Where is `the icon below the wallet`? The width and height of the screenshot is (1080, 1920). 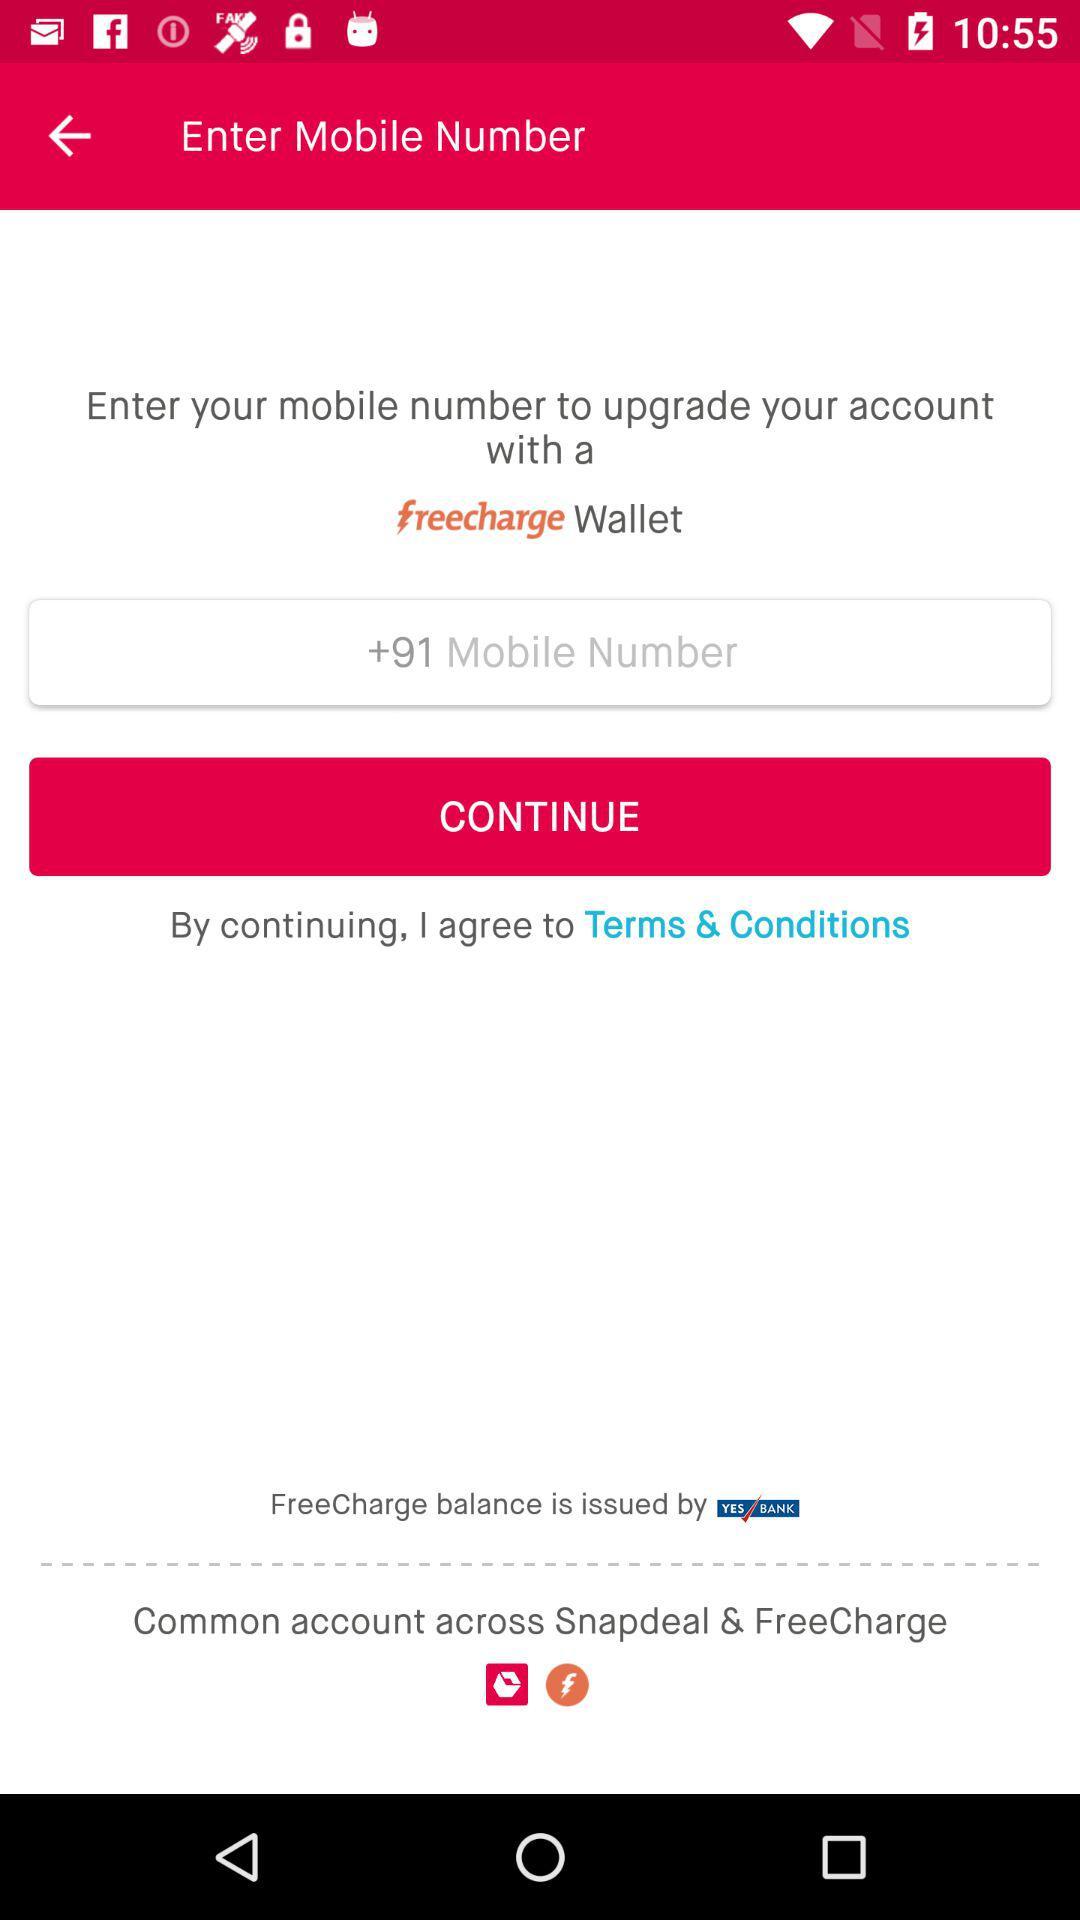 the icon below the wallet is located at coordinates (591, 652).